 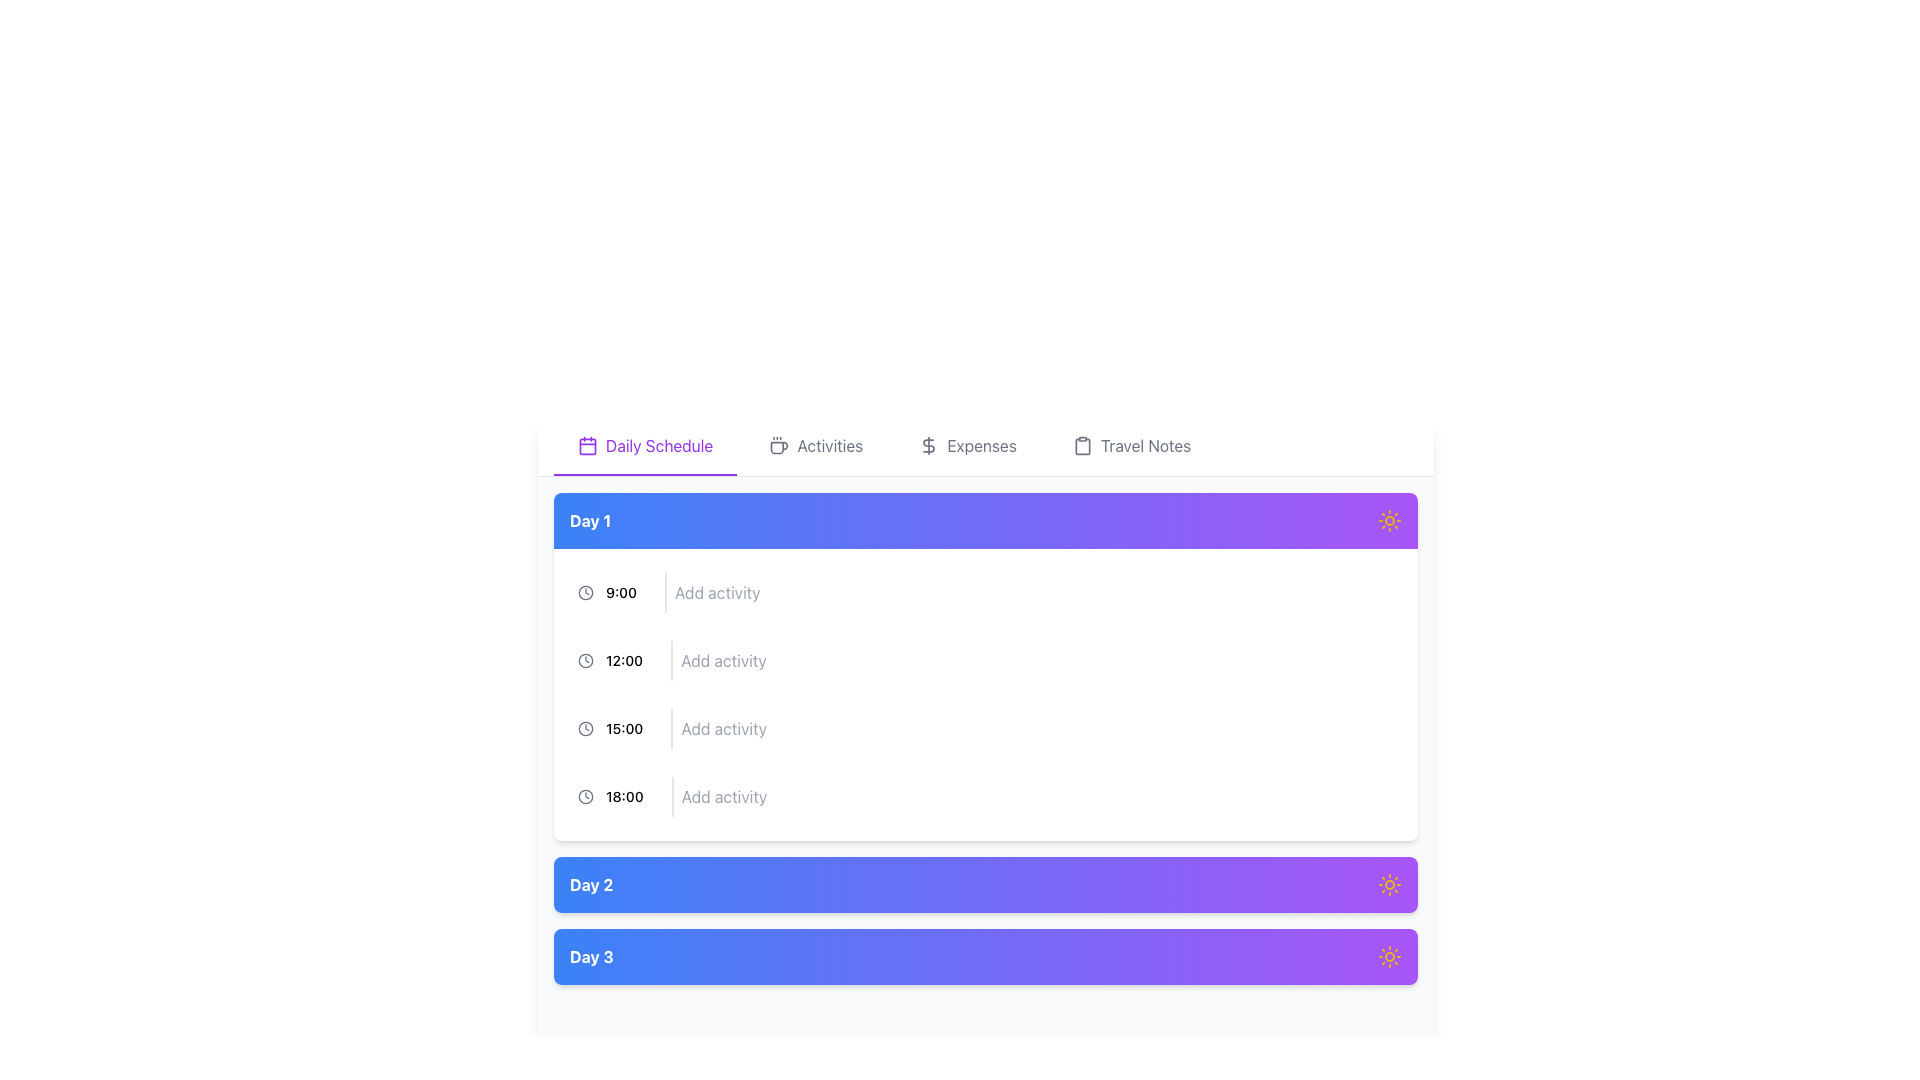 I want to click on the 'Expenses' text label in the navigation bar, so click(x=982, y=445).